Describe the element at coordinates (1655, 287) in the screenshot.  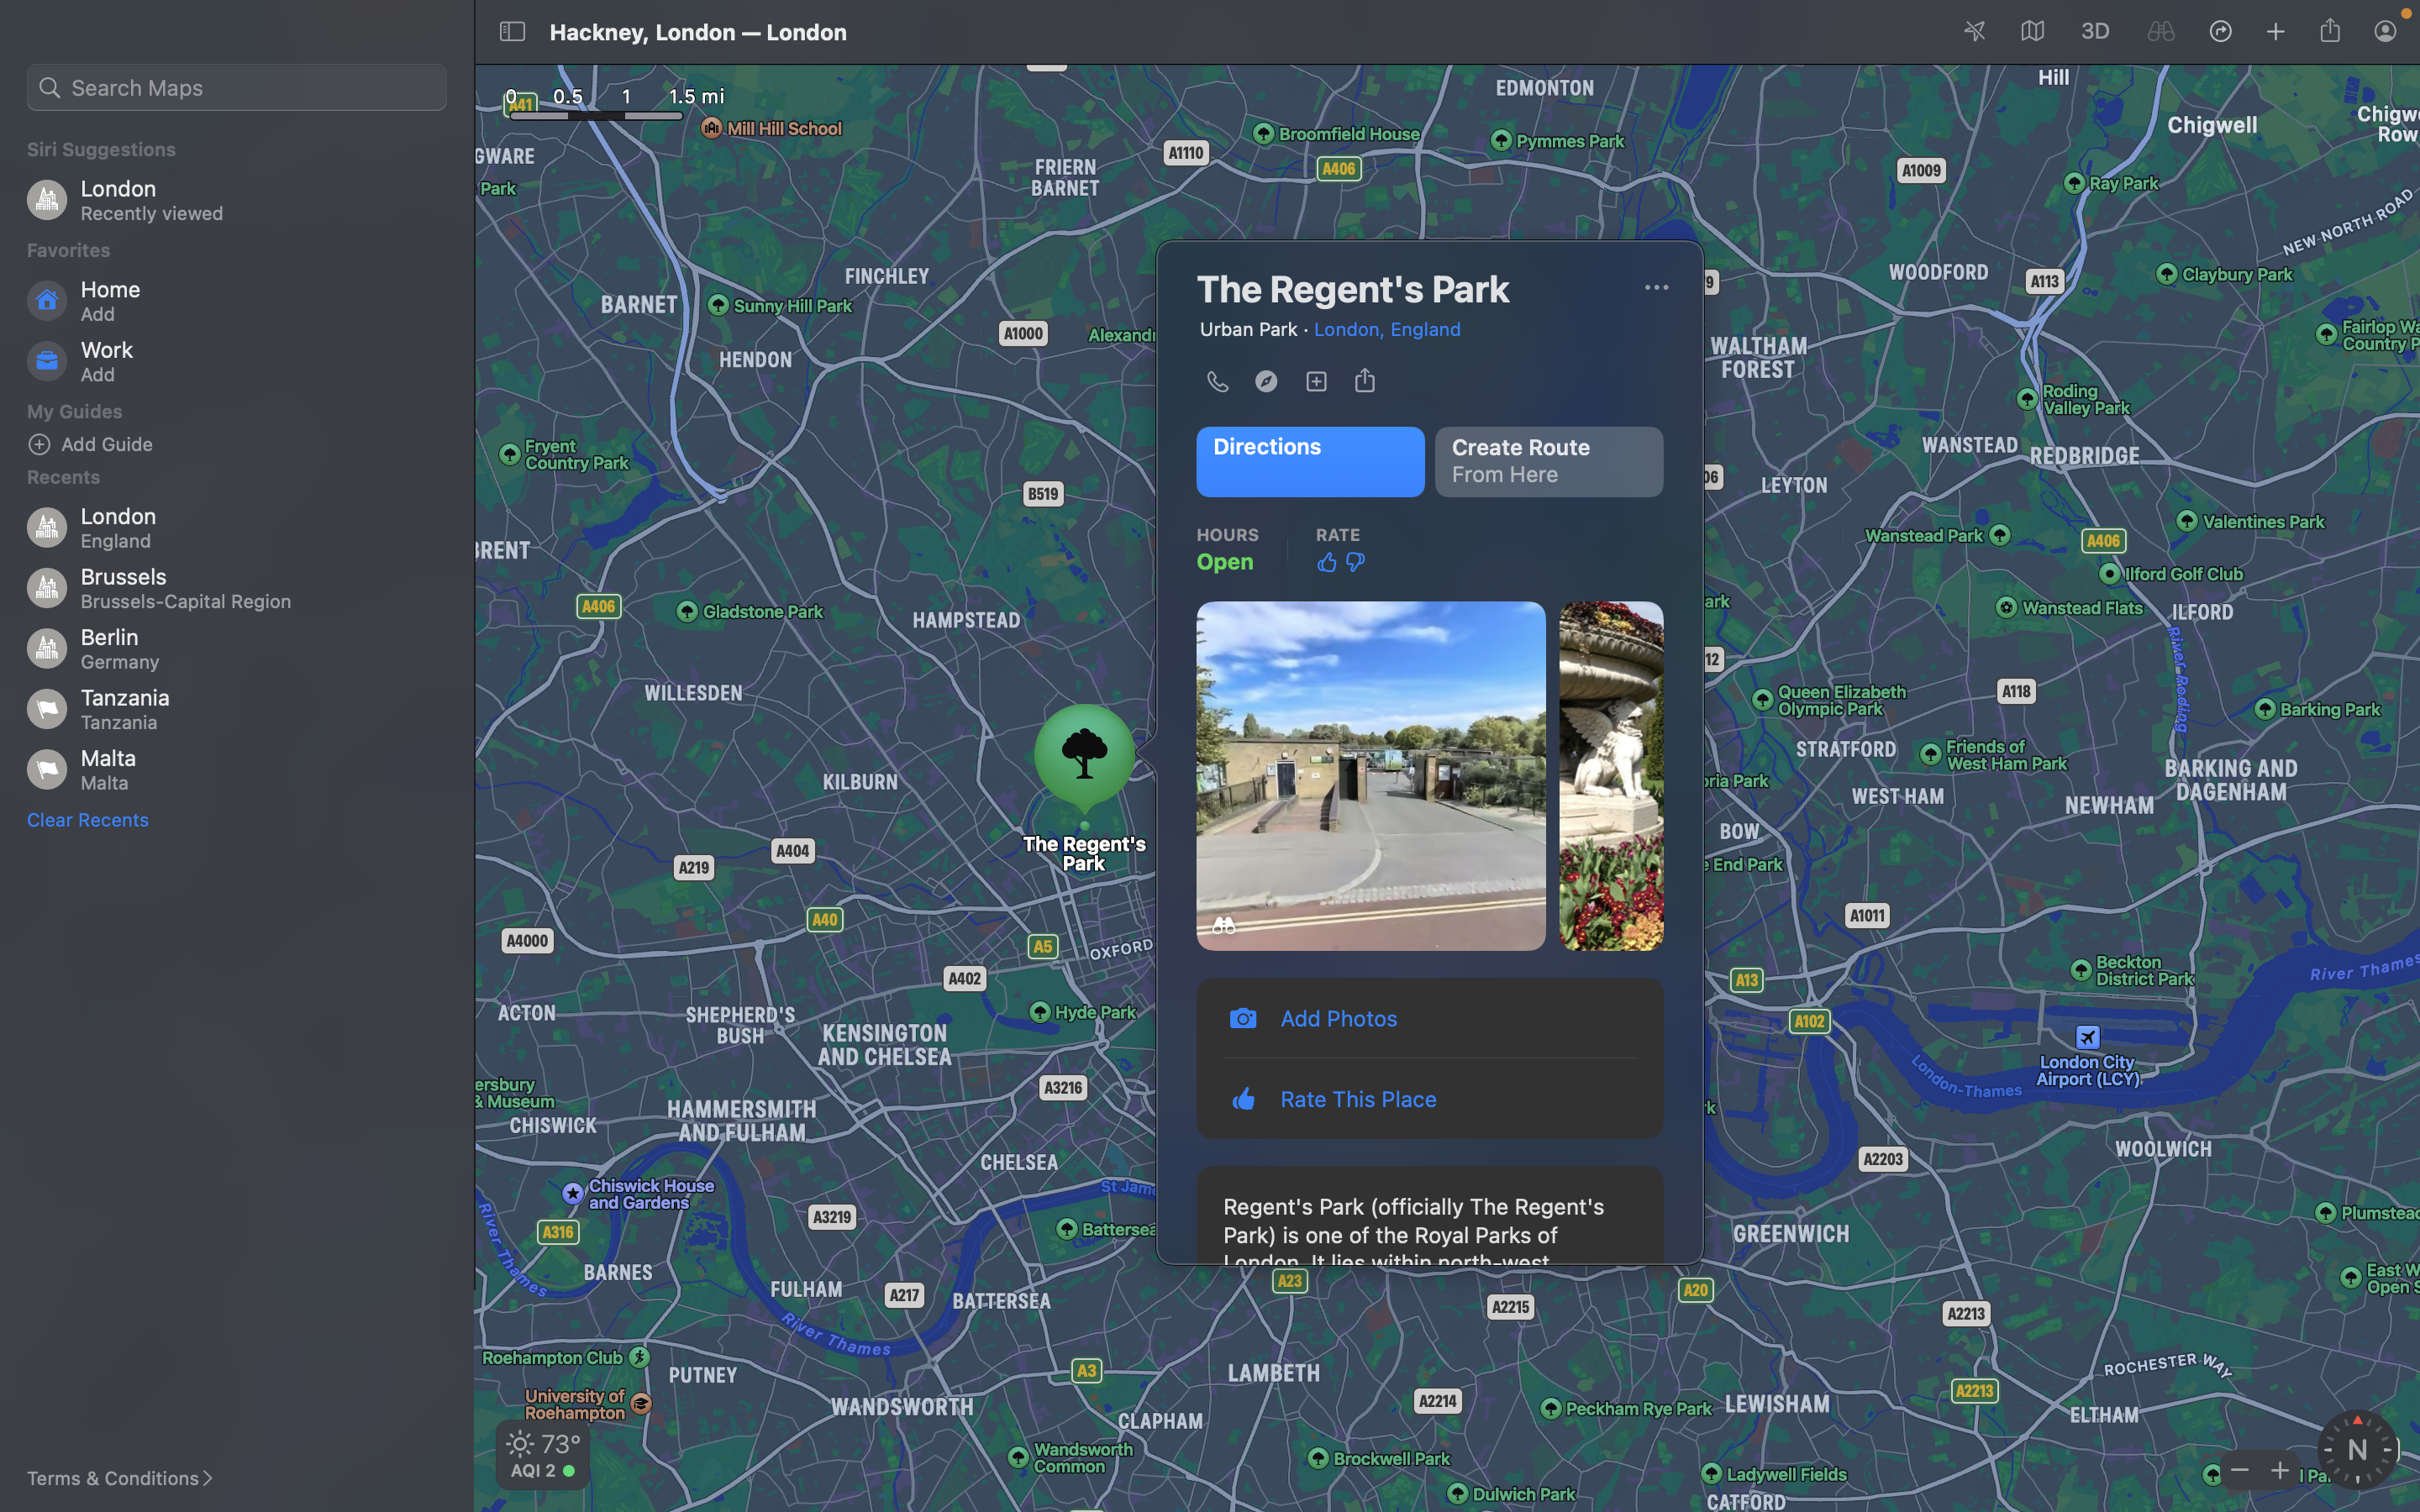
I see `Switch the visual display to a satellite image` at that location.